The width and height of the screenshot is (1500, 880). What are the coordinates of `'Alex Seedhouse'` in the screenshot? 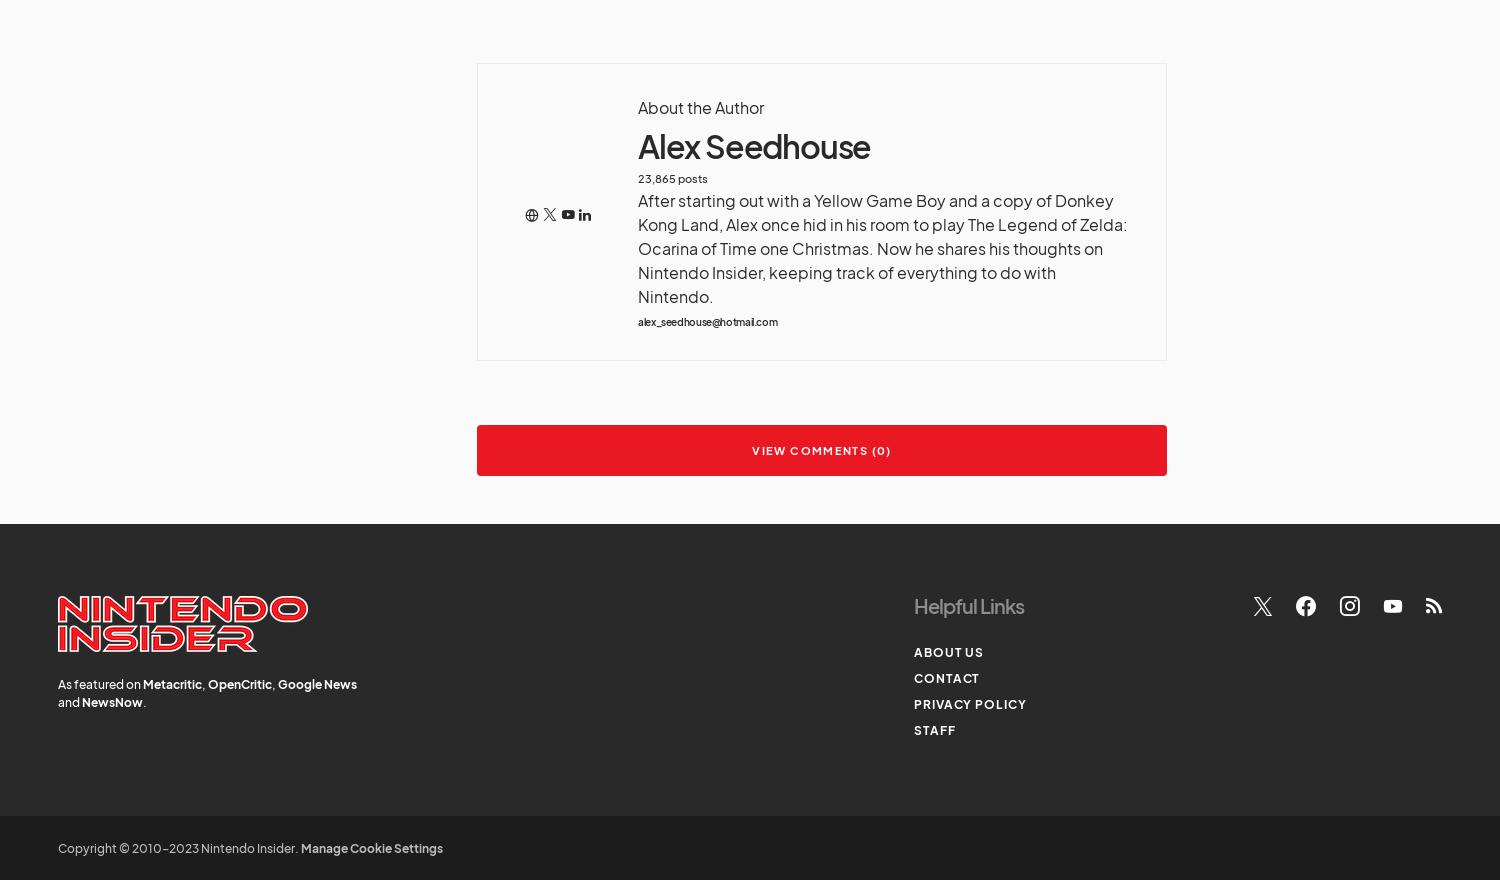 It's located at (754, 145).